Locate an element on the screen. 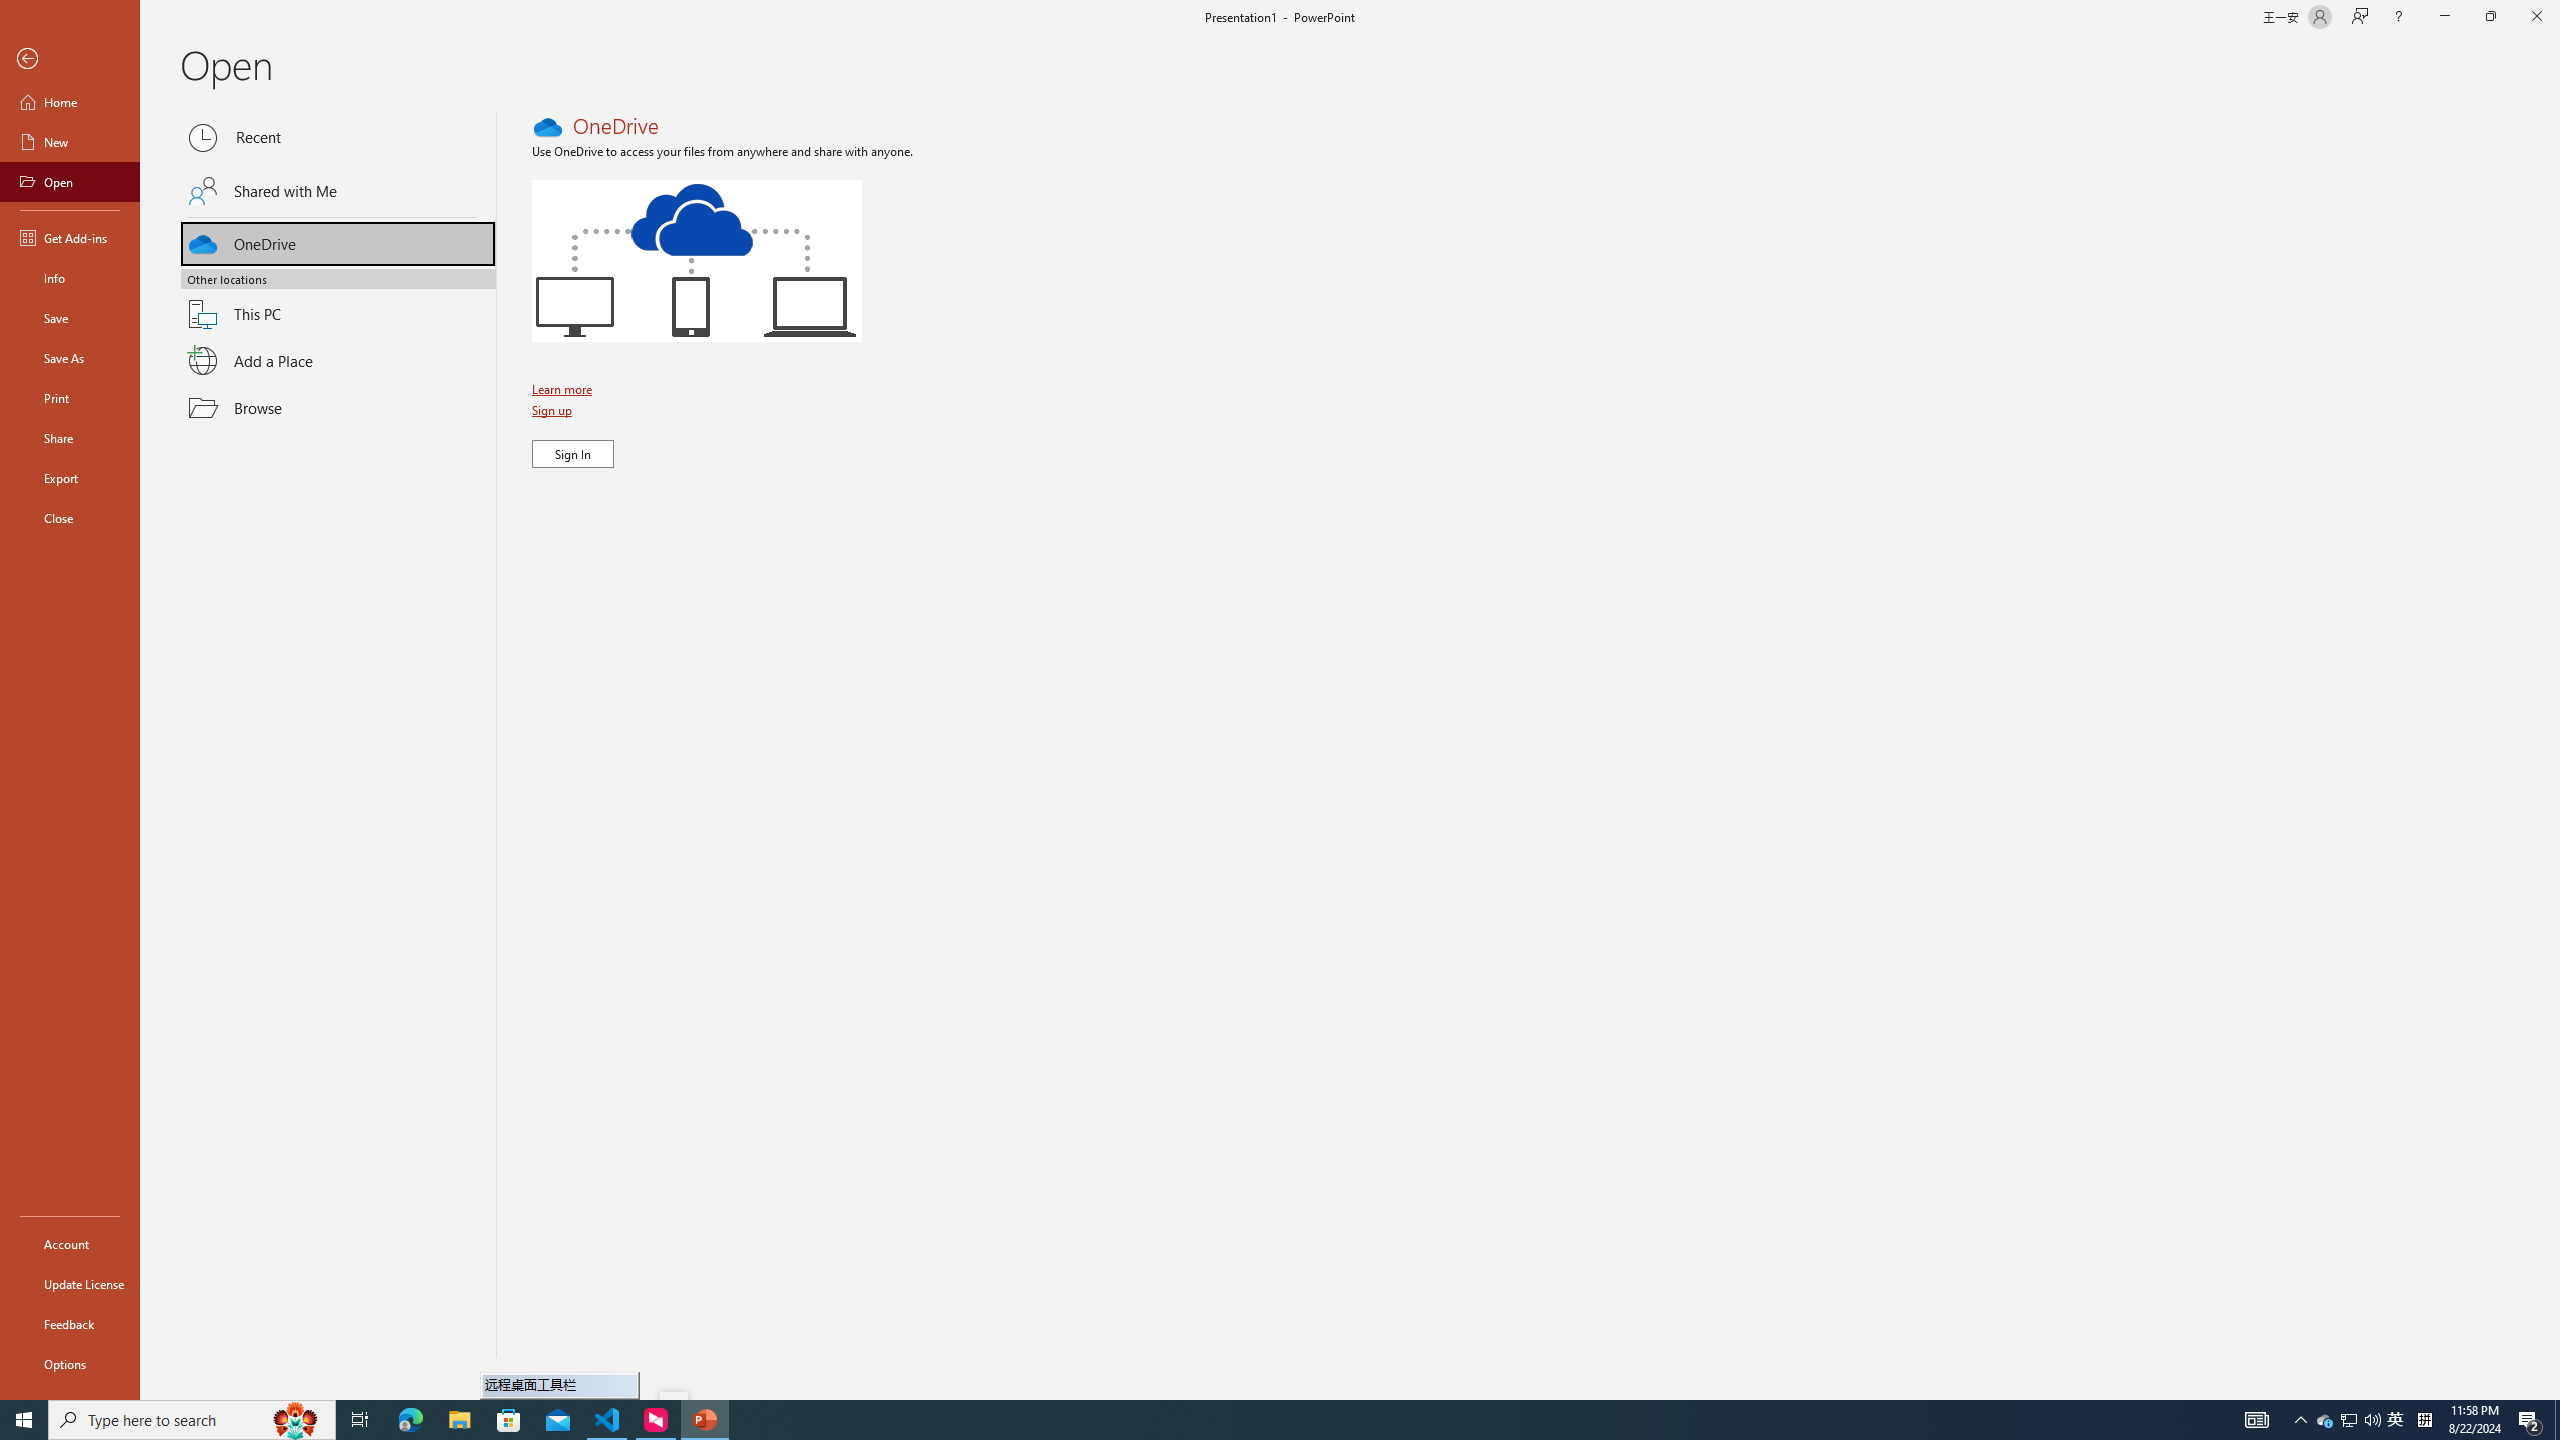  'Options' is located at coordinates (69, 1363).